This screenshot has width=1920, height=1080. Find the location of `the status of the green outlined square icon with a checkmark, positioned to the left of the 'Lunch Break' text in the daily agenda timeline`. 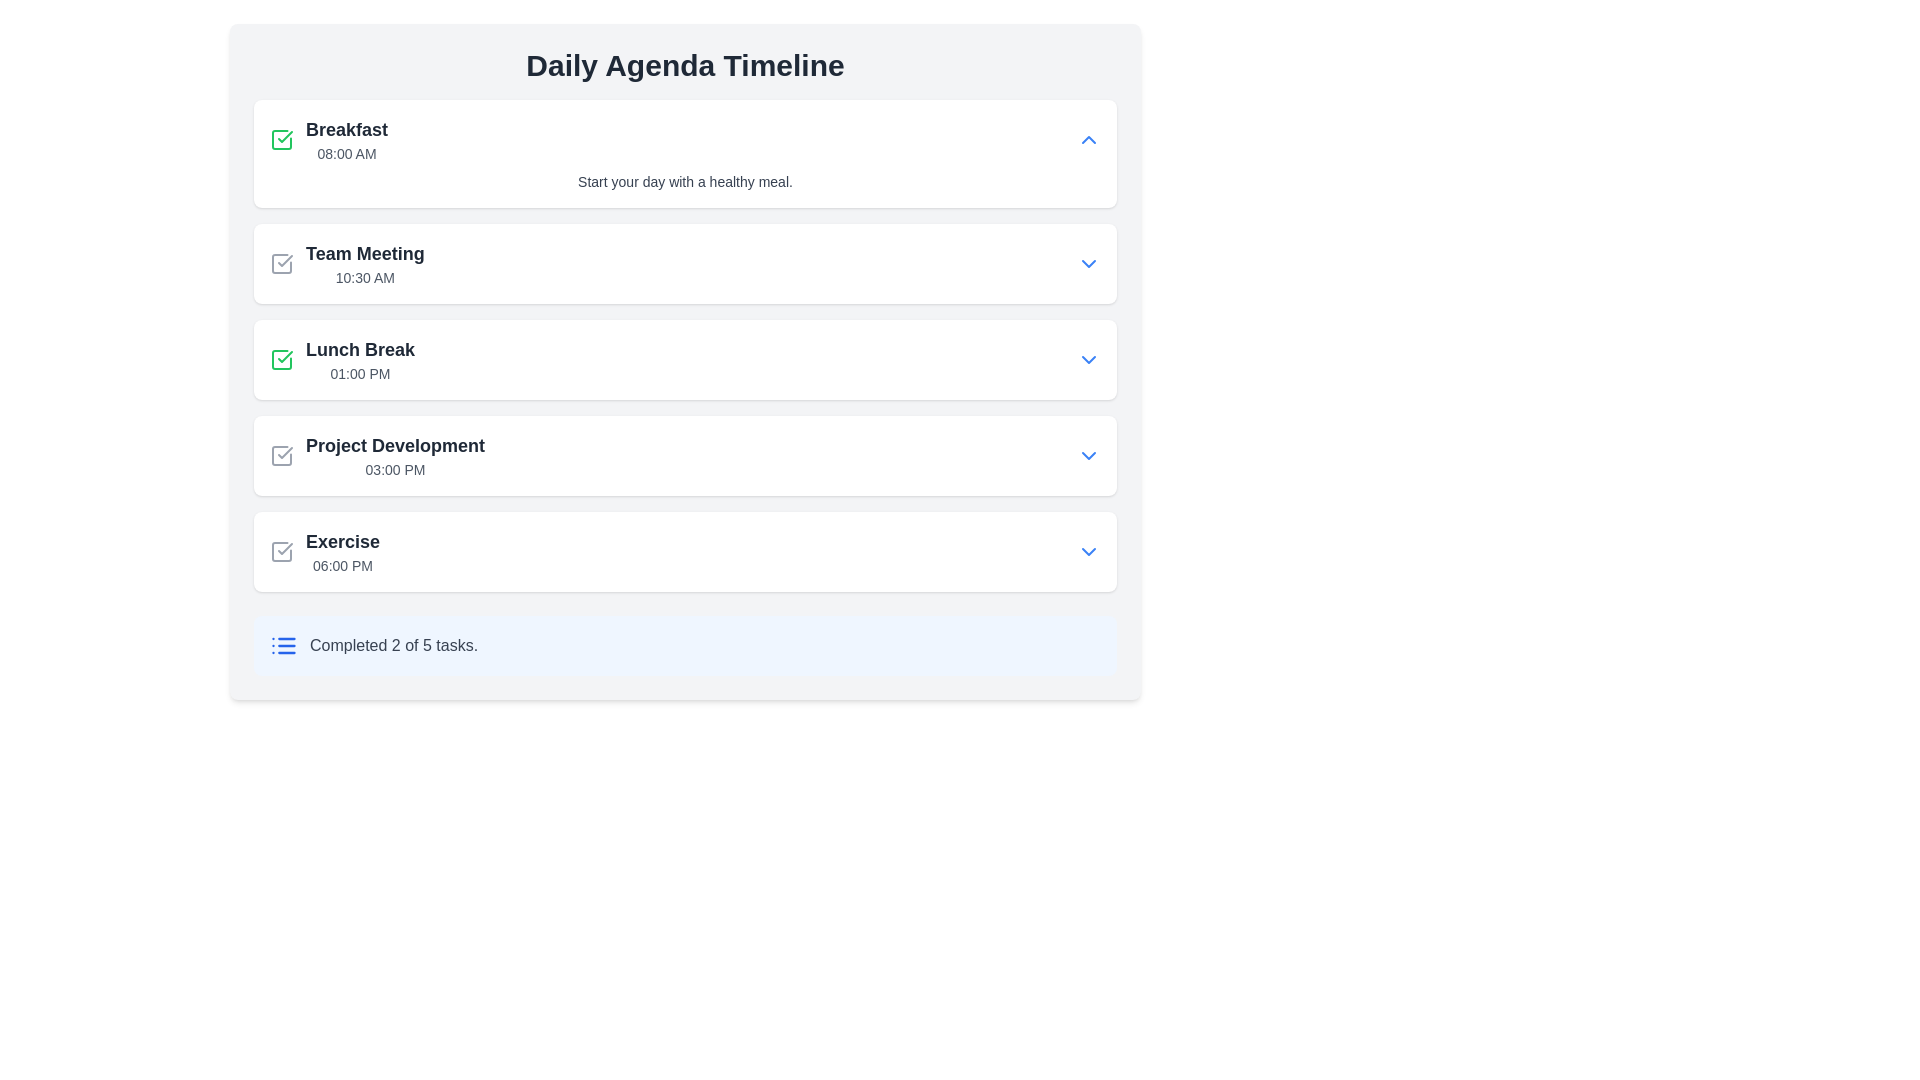

the status of the green outlined square icon with a checkmark, positioned to the left of the 'Lunch Break' text in the daily agenda timeline is located at coordinates (281, 358).